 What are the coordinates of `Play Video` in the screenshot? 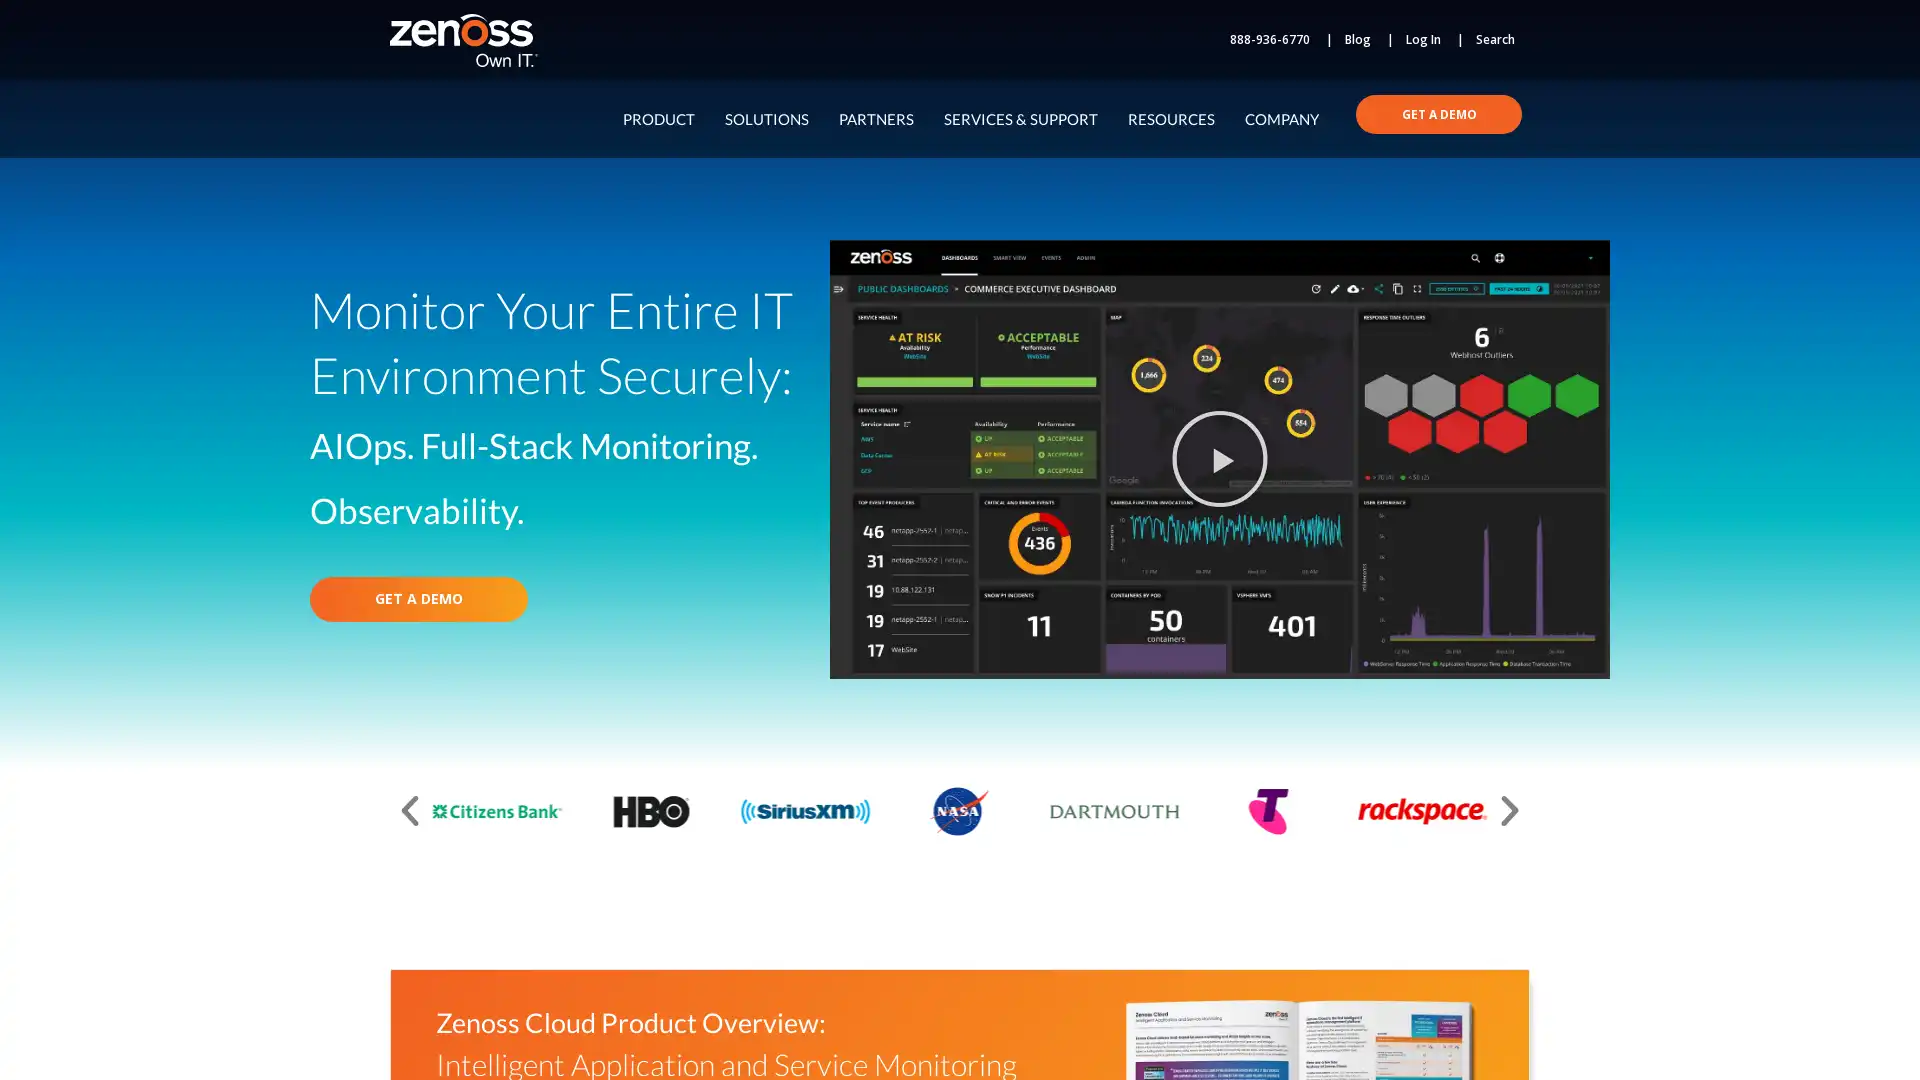 It's located at (1218, 459).